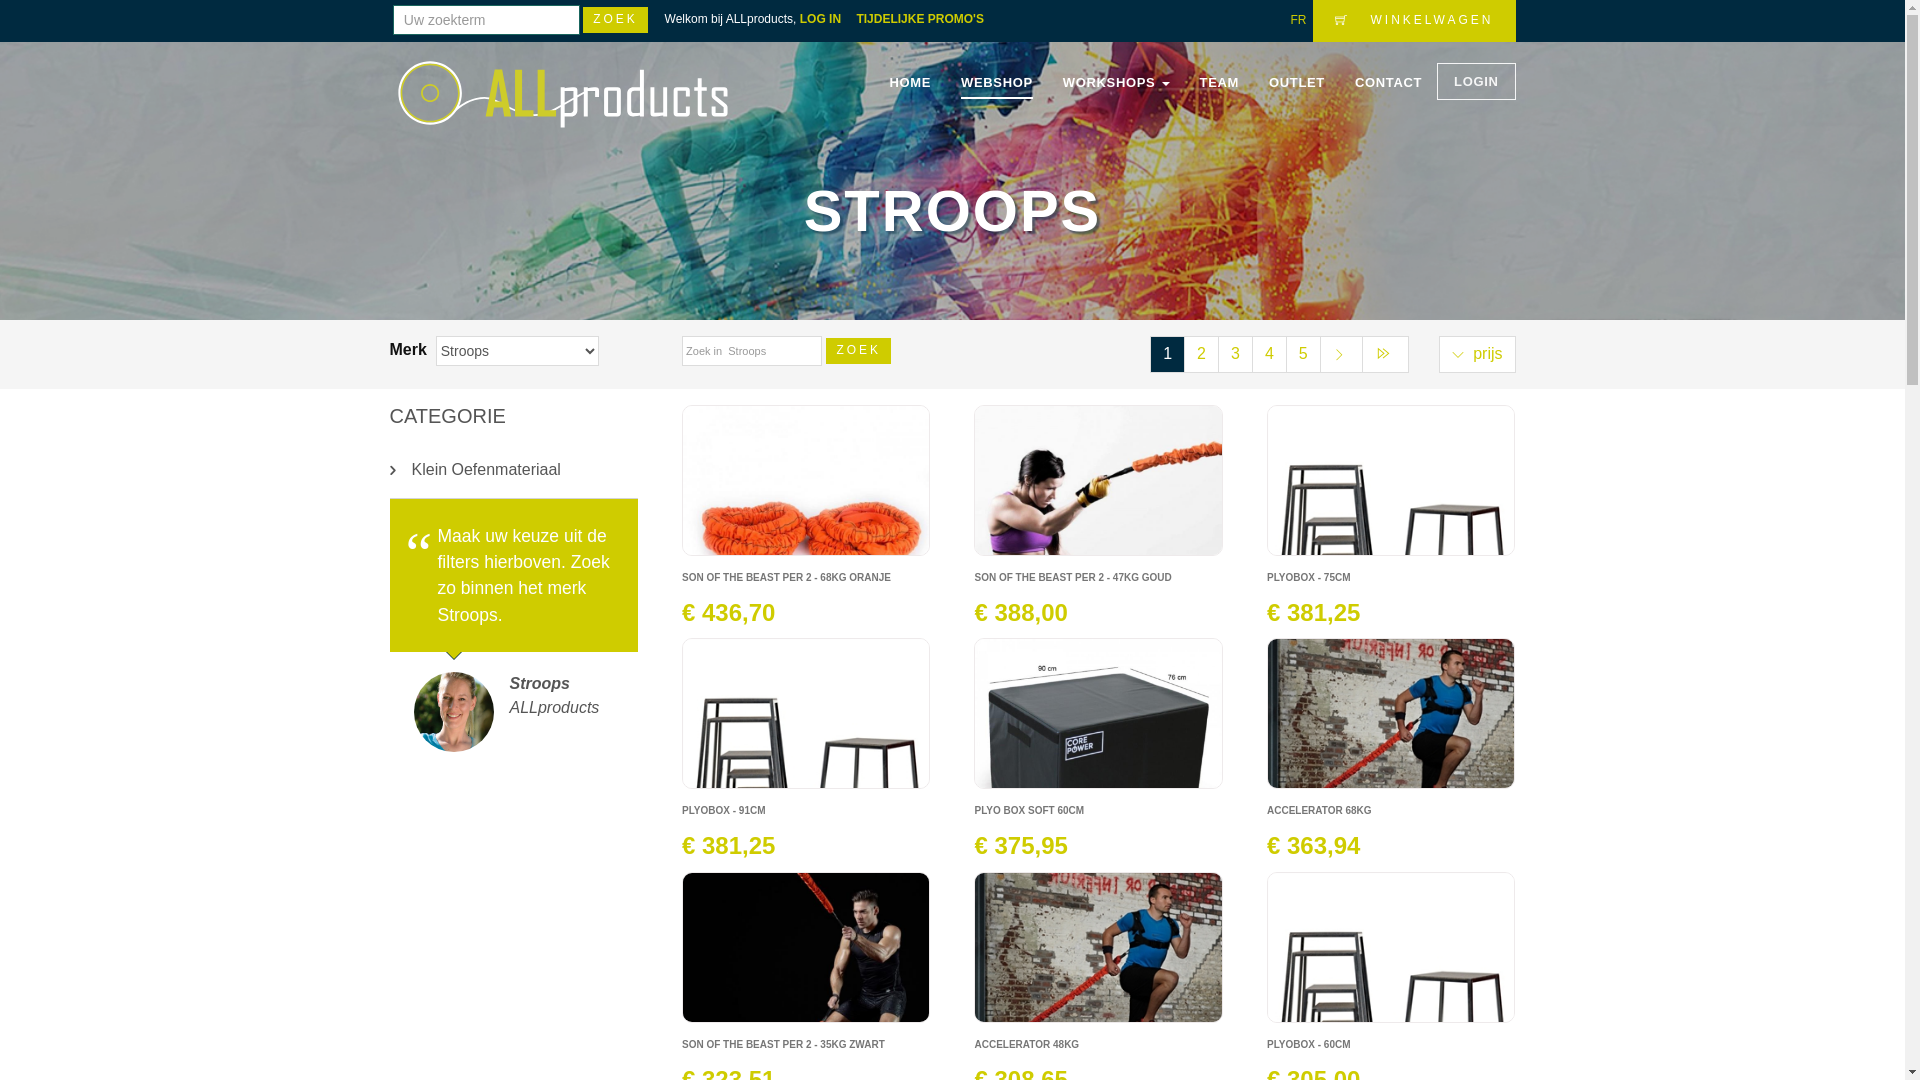 This screenshot has height=1080, width=1920. What do you see at coordinates (1200, 353) in the screenshot?
I see `'2'` at bounding box center [1200, 353].